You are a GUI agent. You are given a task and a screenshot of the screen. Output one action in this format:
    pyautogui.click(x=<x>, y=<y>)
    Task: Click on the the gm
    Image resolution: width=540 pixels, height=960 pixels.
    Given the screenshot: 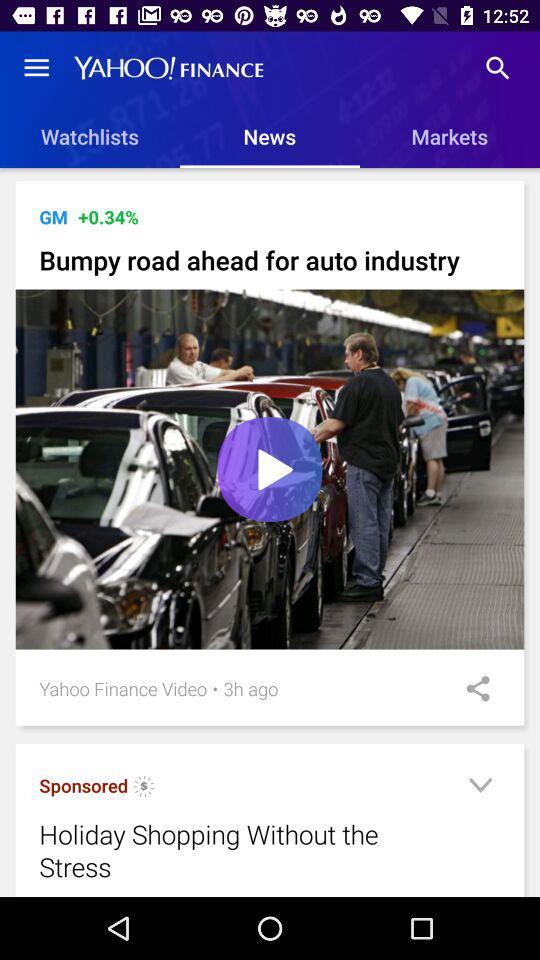 What is the action you would take?
    pyautogui.click(x=53, y=217)
    